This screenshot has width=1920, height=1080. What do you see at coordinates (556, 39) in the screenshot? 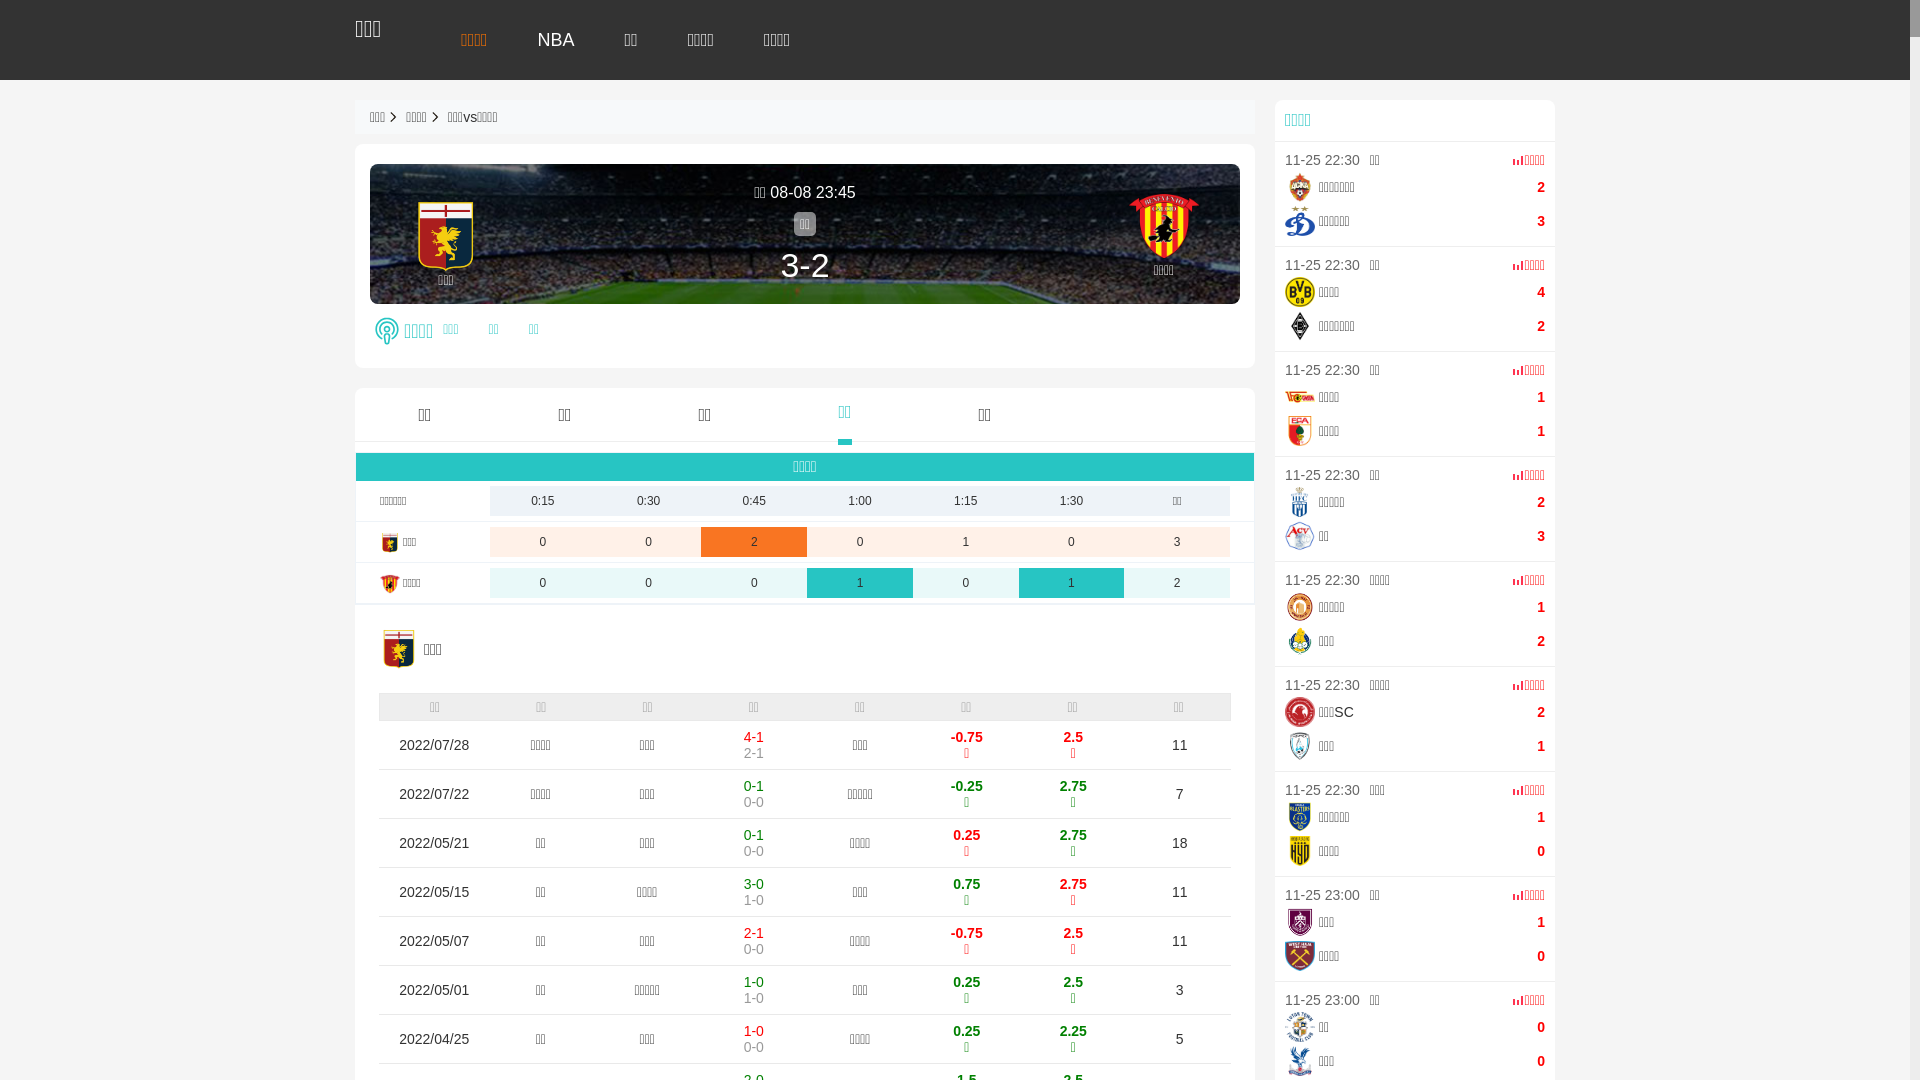
I see `'NBA'` at bounding box center [556, 39].